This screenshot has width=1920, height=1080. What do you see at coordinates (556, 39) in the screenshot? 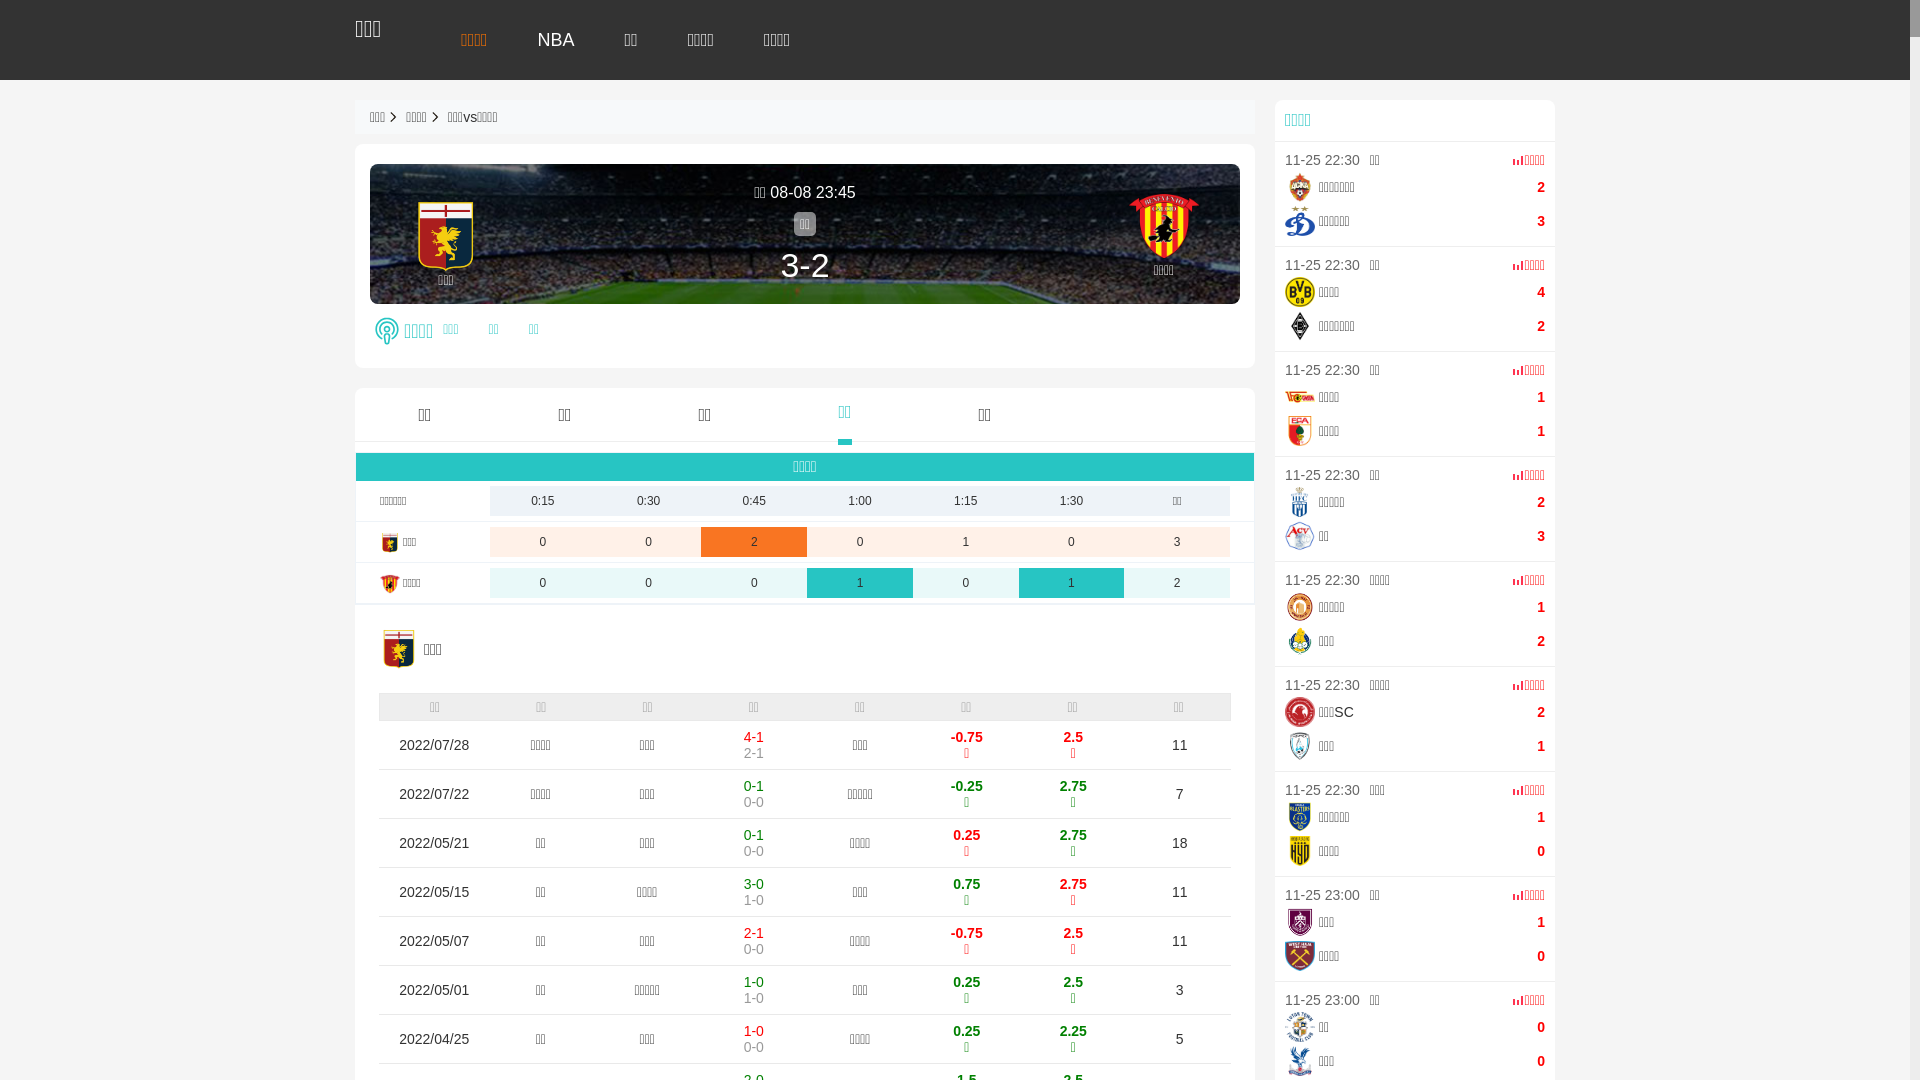
I see `'NBA'` at bounding box center [556, 39].